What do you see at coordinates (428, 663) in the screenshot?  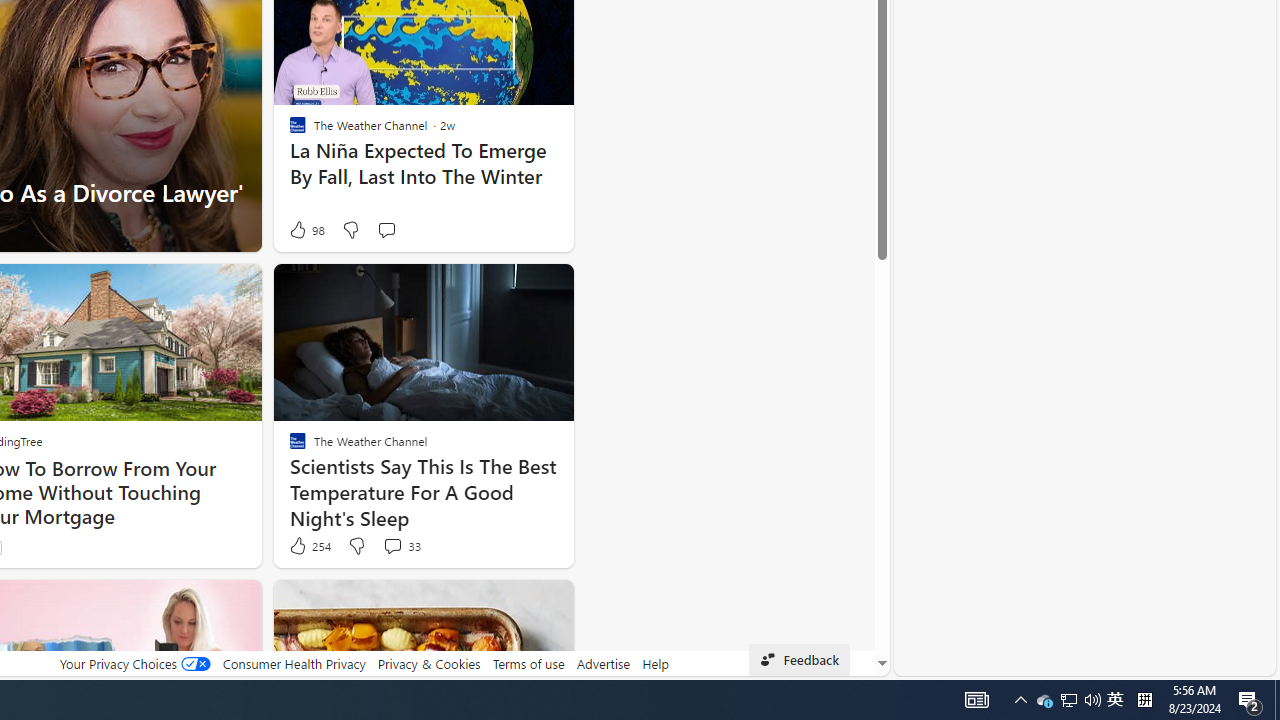 I see `'Privacy & Cookies'` at bounding box center [428, 663].